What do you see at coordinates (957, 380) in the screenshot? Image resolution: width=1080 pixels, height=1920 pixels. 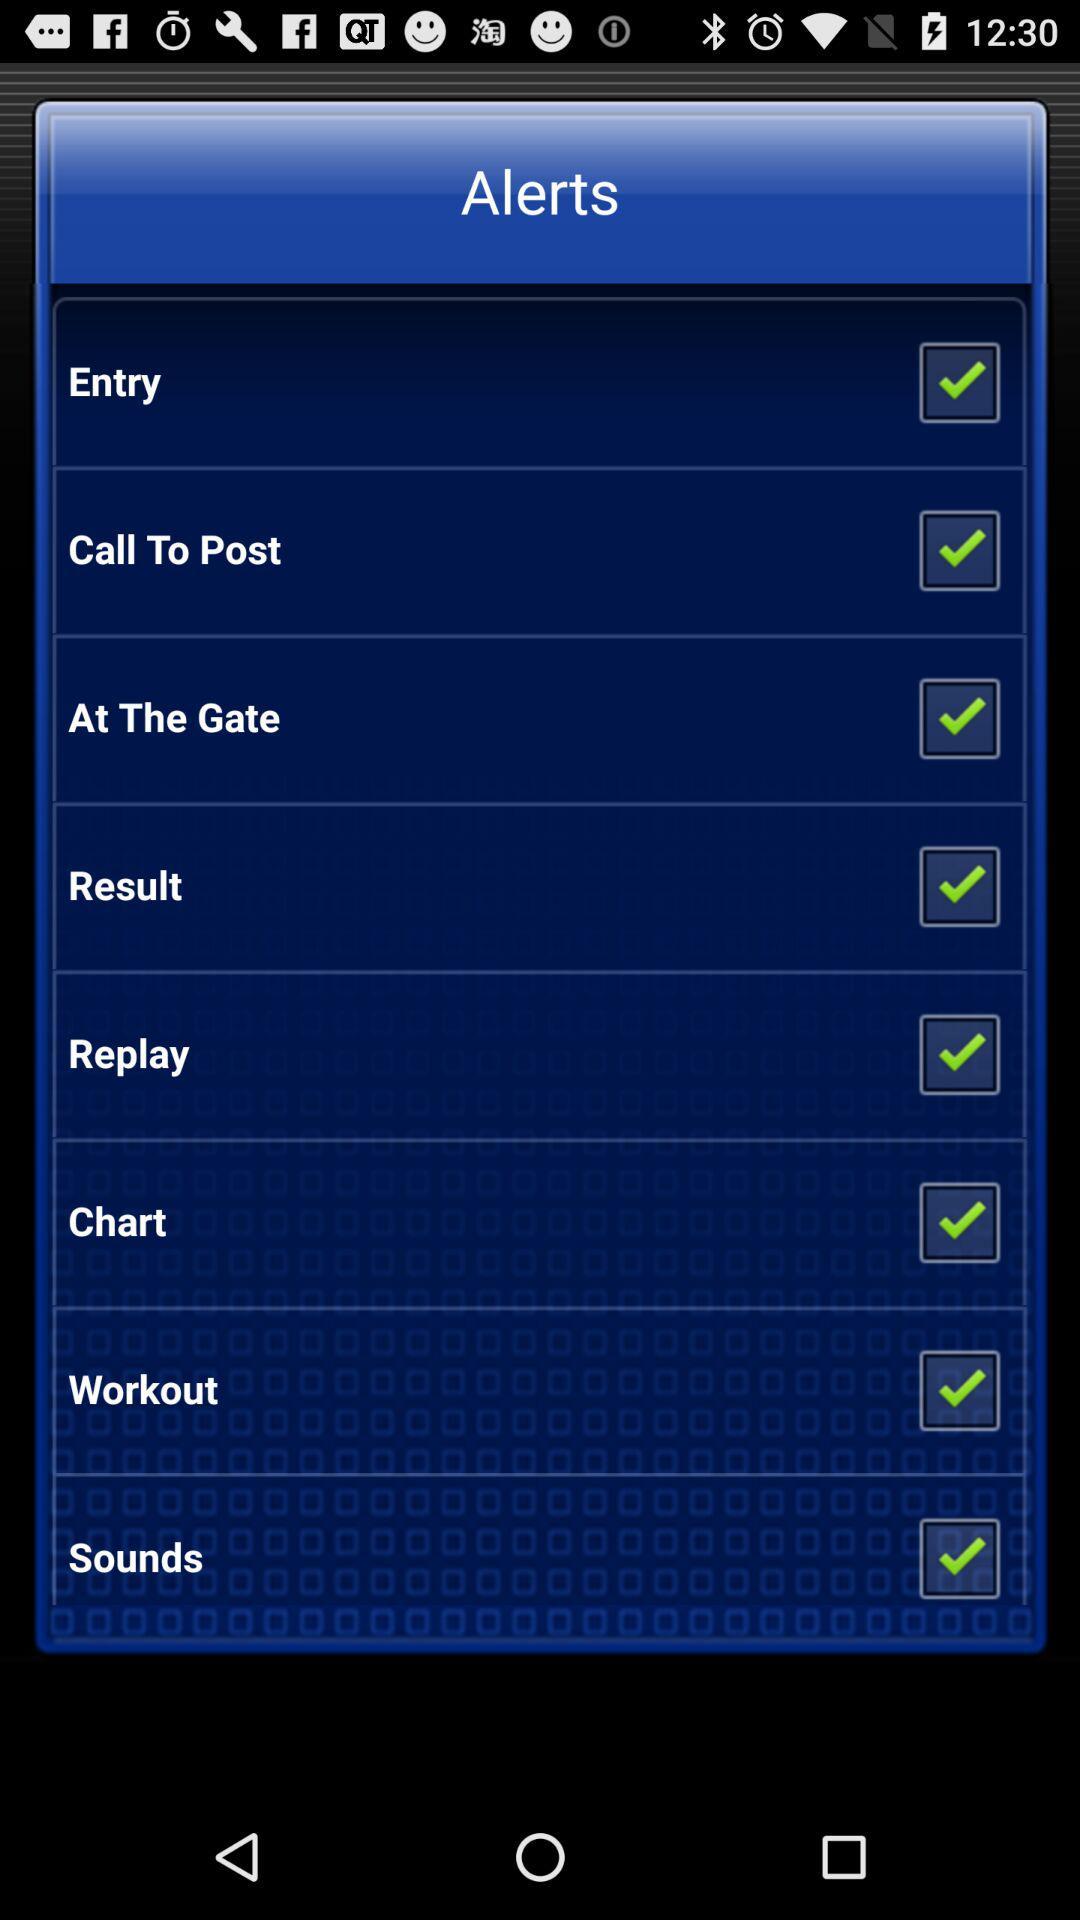 I see `deselect entry` at bounding box center [957, 380].